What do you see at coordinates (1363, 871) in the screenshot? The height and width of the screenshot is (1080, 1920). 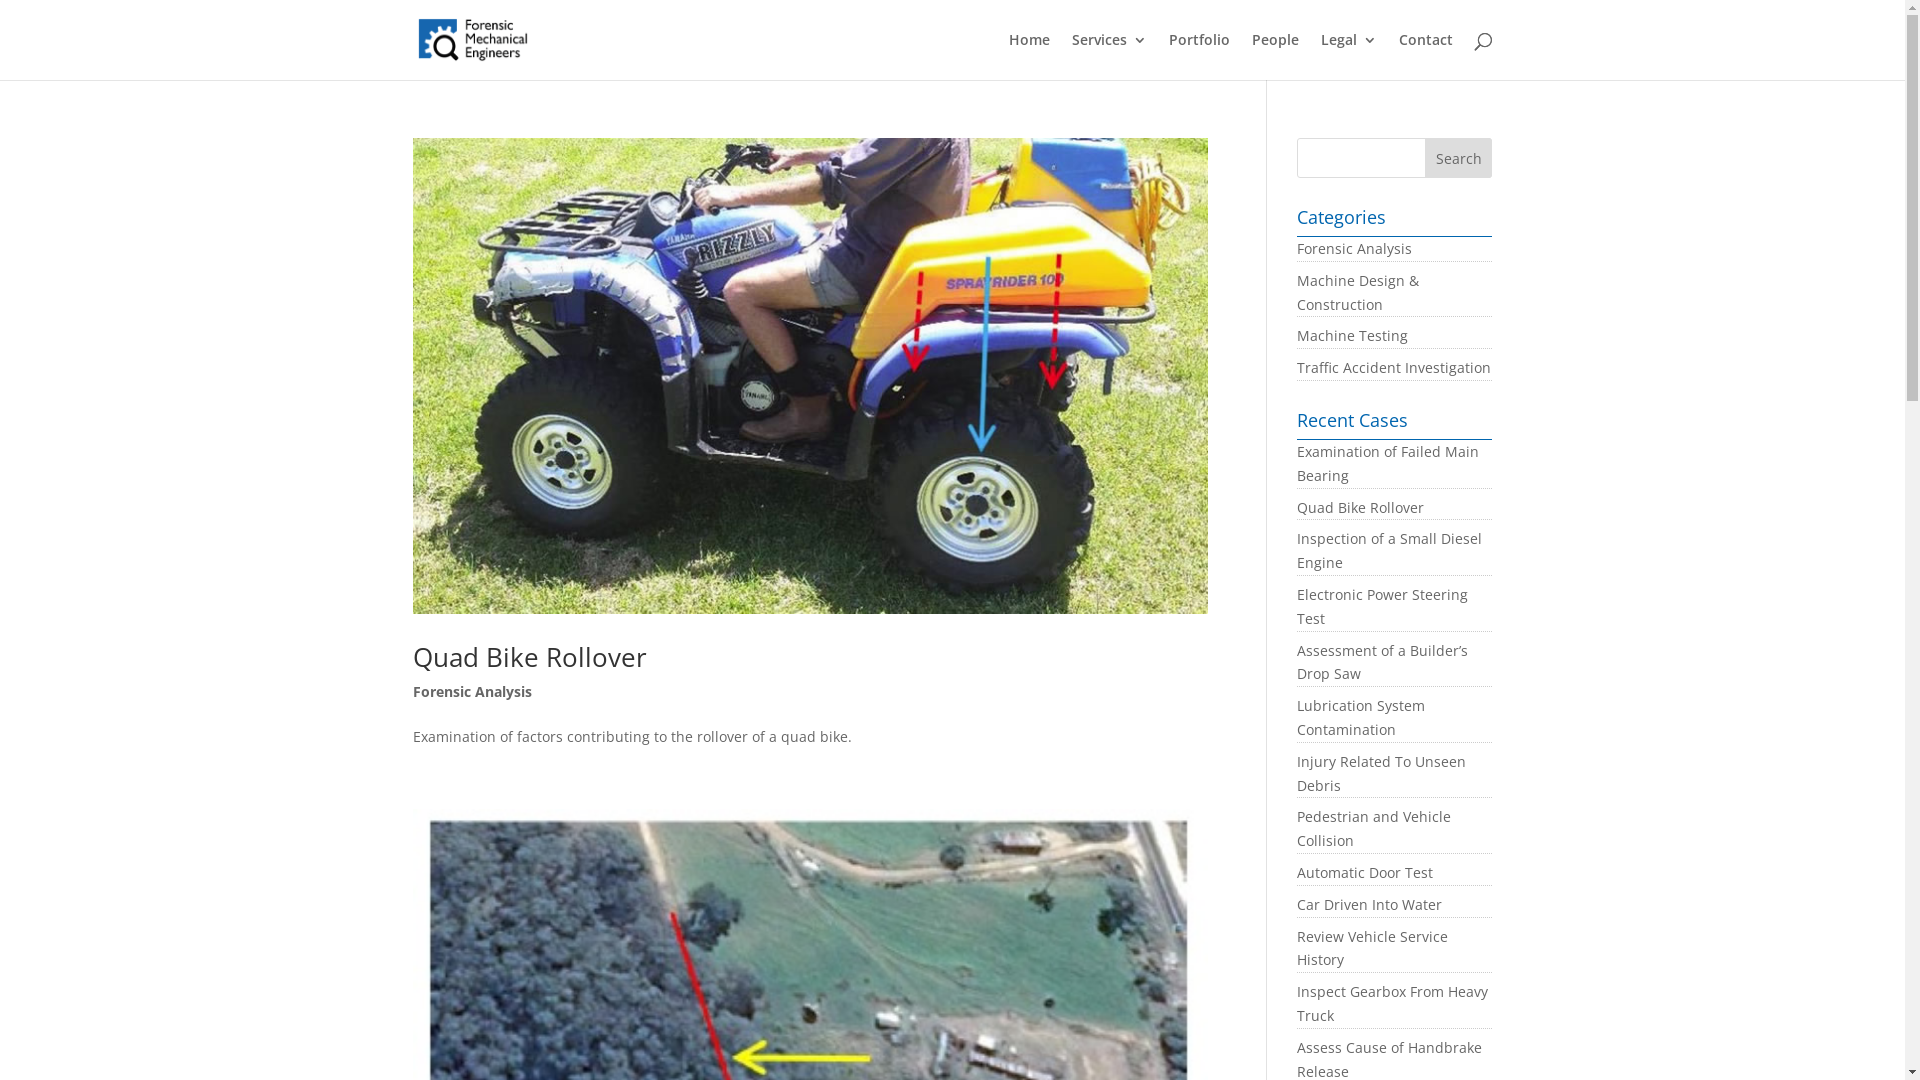 I see `'Automatic Door Test'` at bounding box center [1363, 871].